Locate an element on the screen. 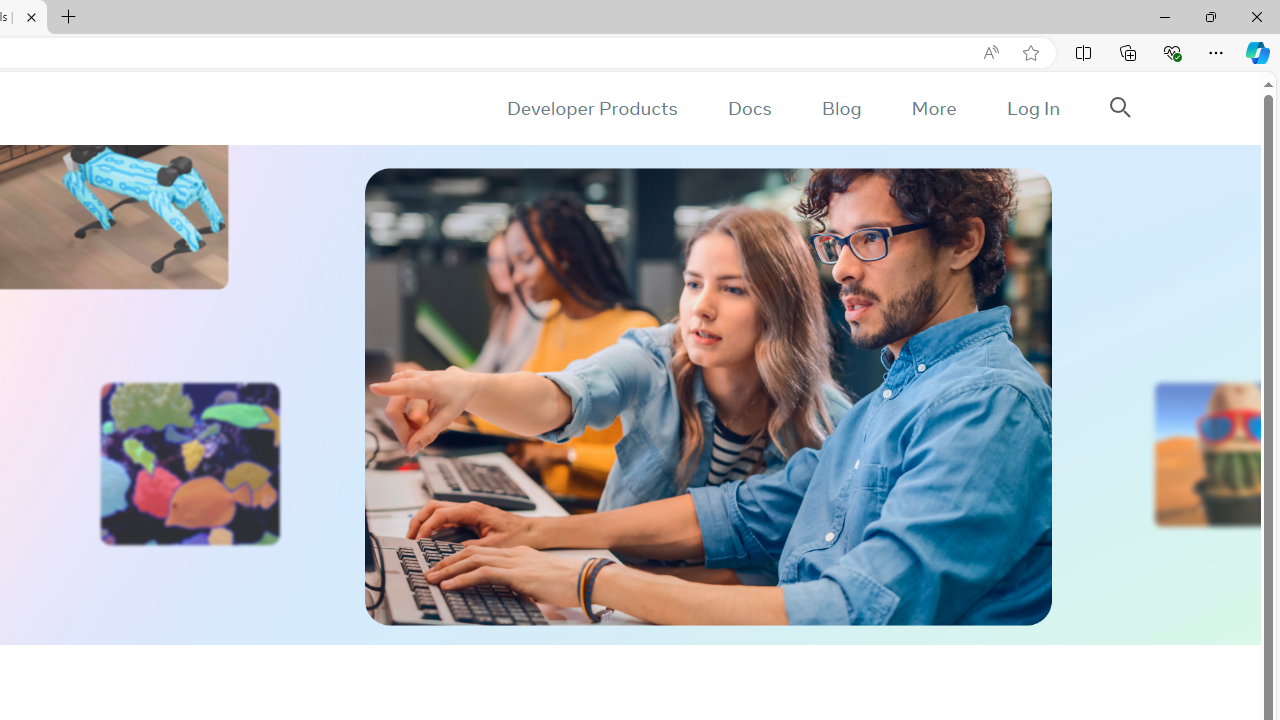  'Docs' is located at coordinates (748, 108).